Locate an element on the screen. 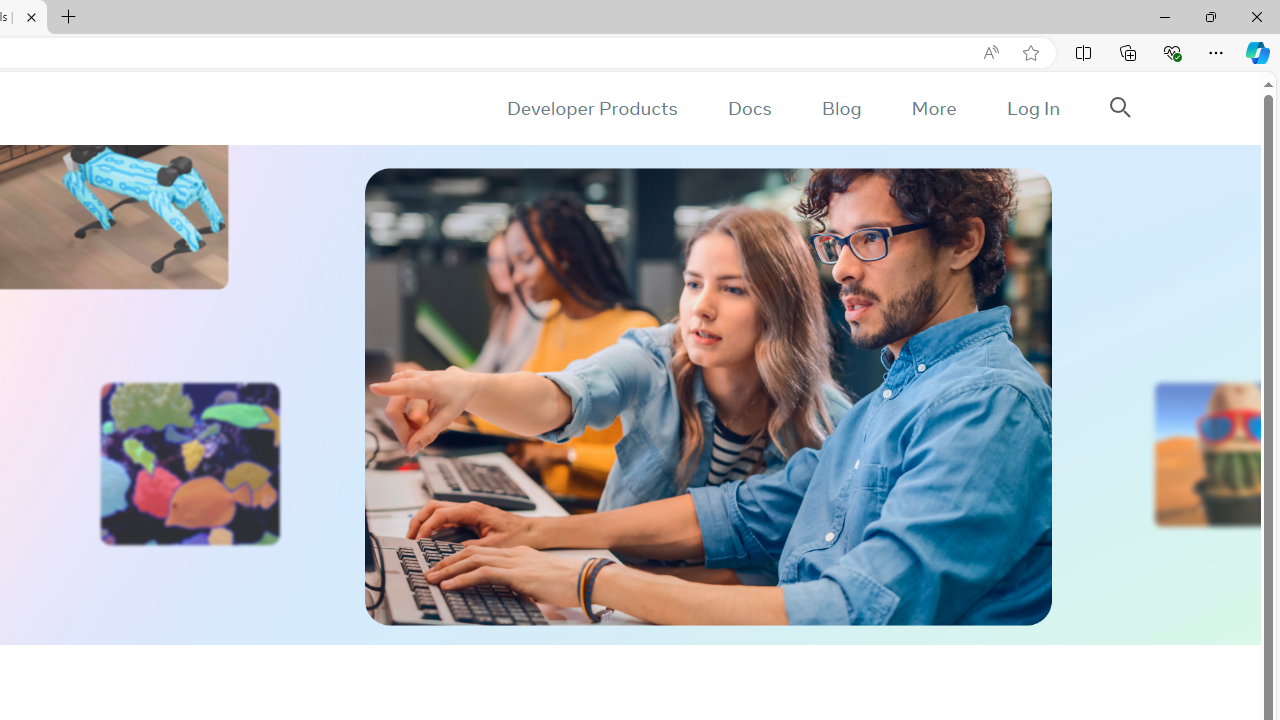  'Docs' is located at coordinates (748, 108).